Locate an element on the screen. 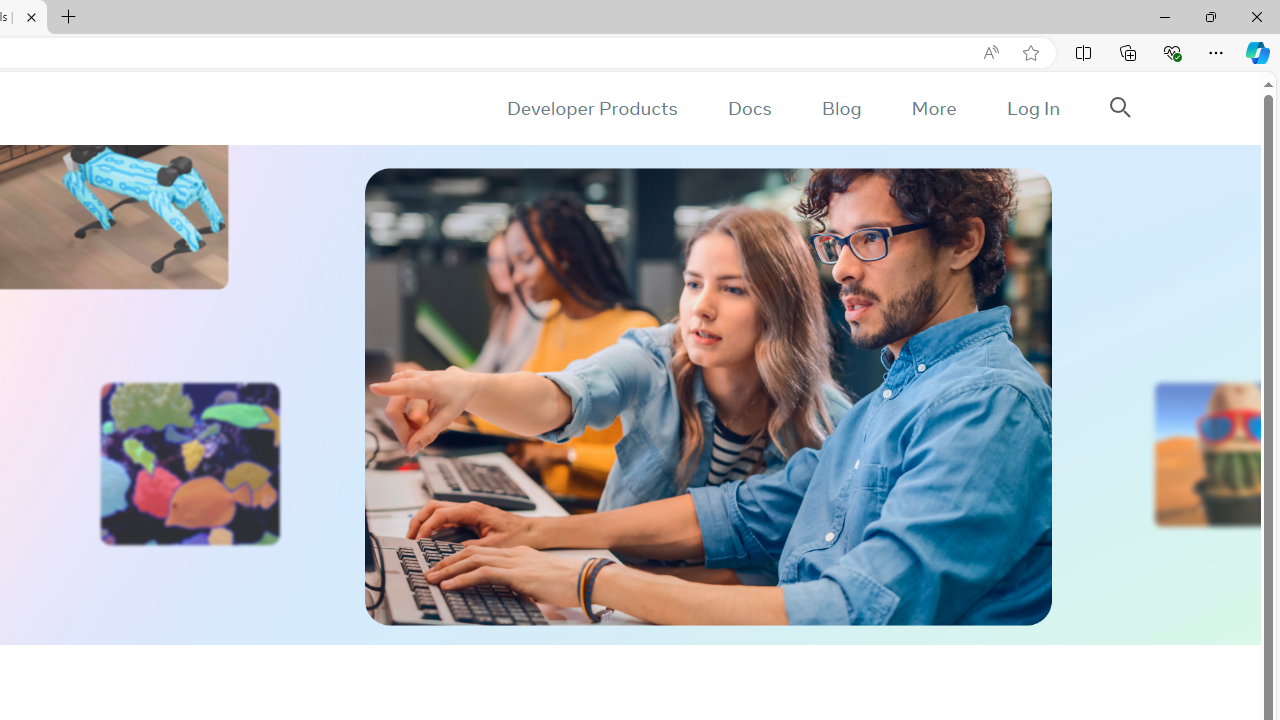  'Docs' is located at coordinates (748, 108).